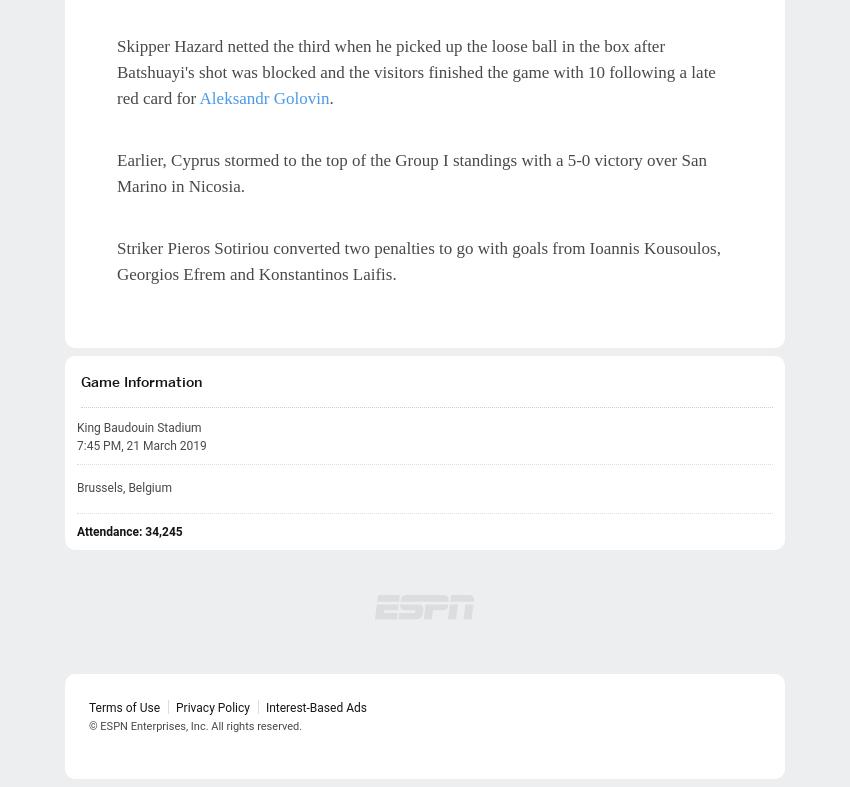  I want to click on '.', so click(330, 96).